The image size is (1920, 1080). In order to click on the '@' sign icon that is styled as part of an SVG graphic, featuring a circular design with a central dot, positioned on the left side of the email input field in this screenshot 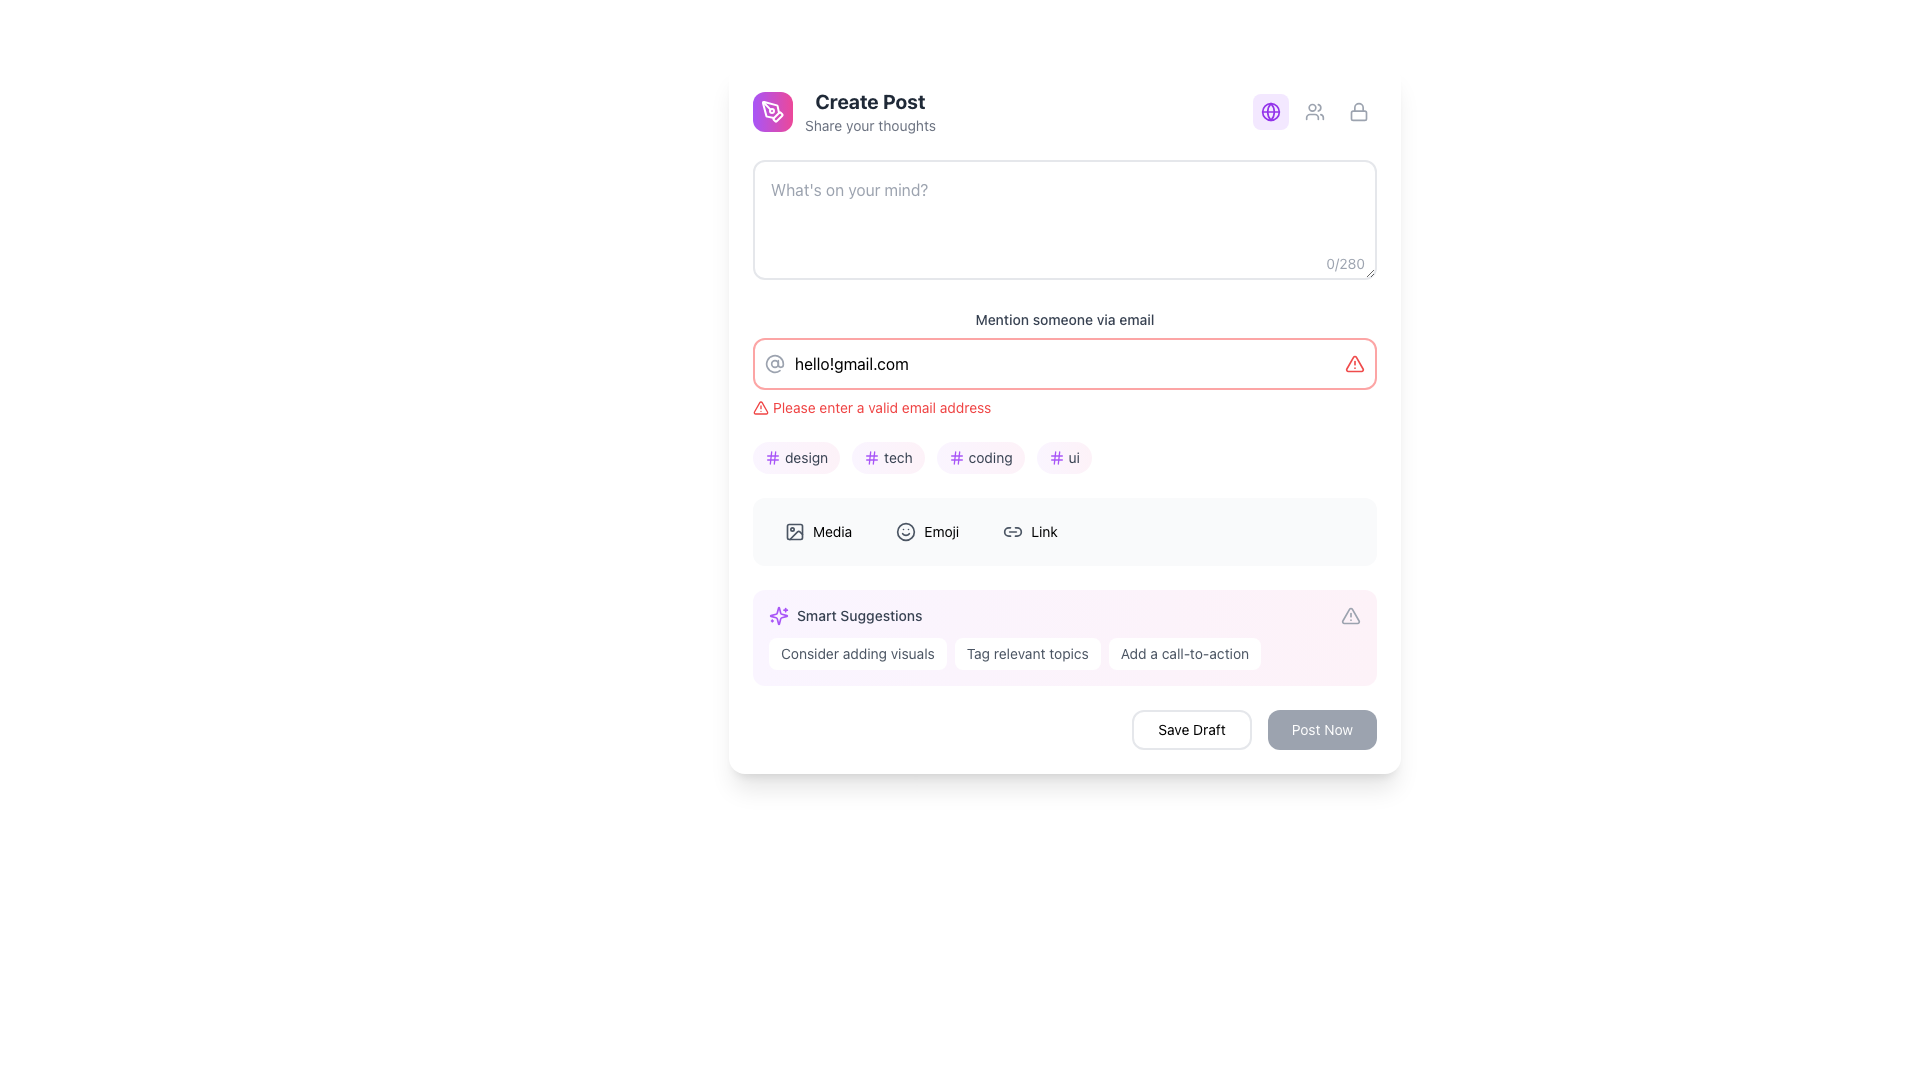, I will do `click(773, 363)`.